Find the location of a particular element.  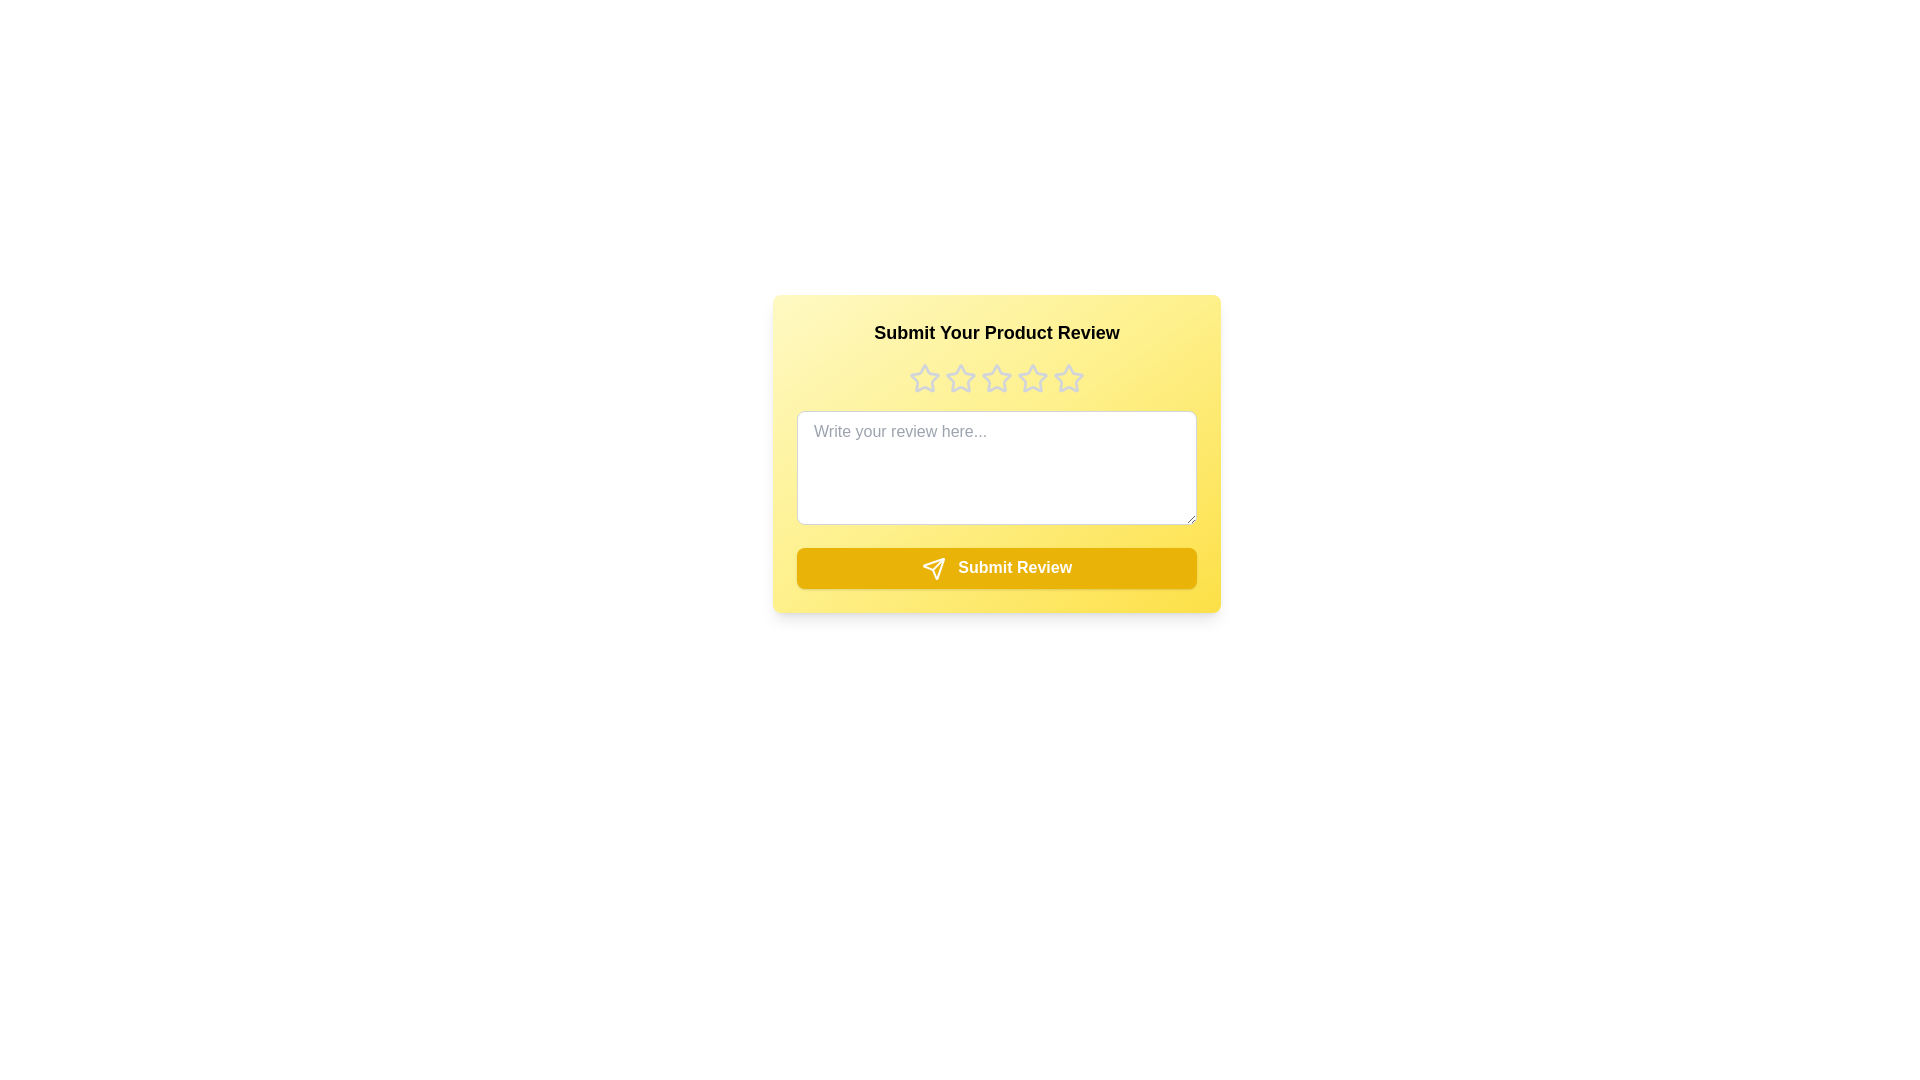

the Star Rating Icon, which is the last star in a series of five stars aligned horizontally in the review card component is located at coordinates (1068, 378).